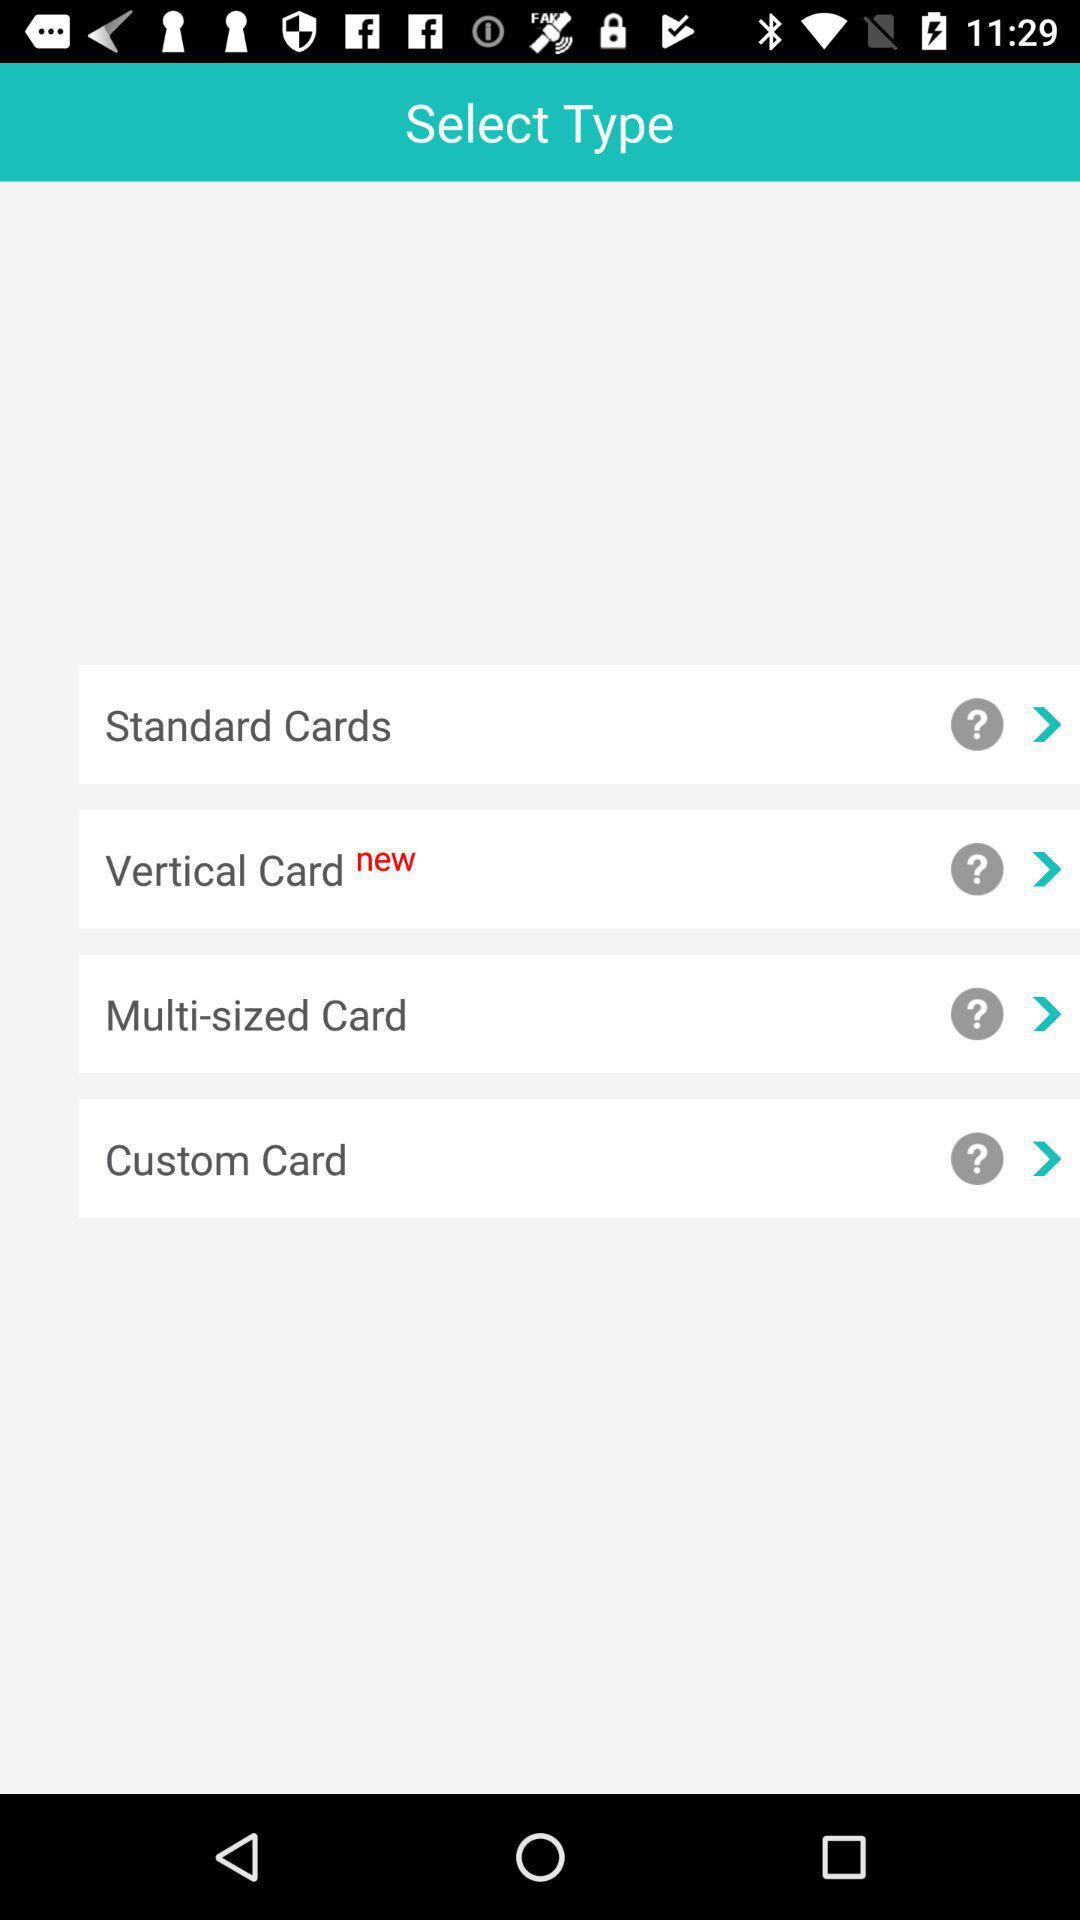 The width and height of the screenshot is (1080, 1920). I want to click on display custom card information, so click(976, 1158).